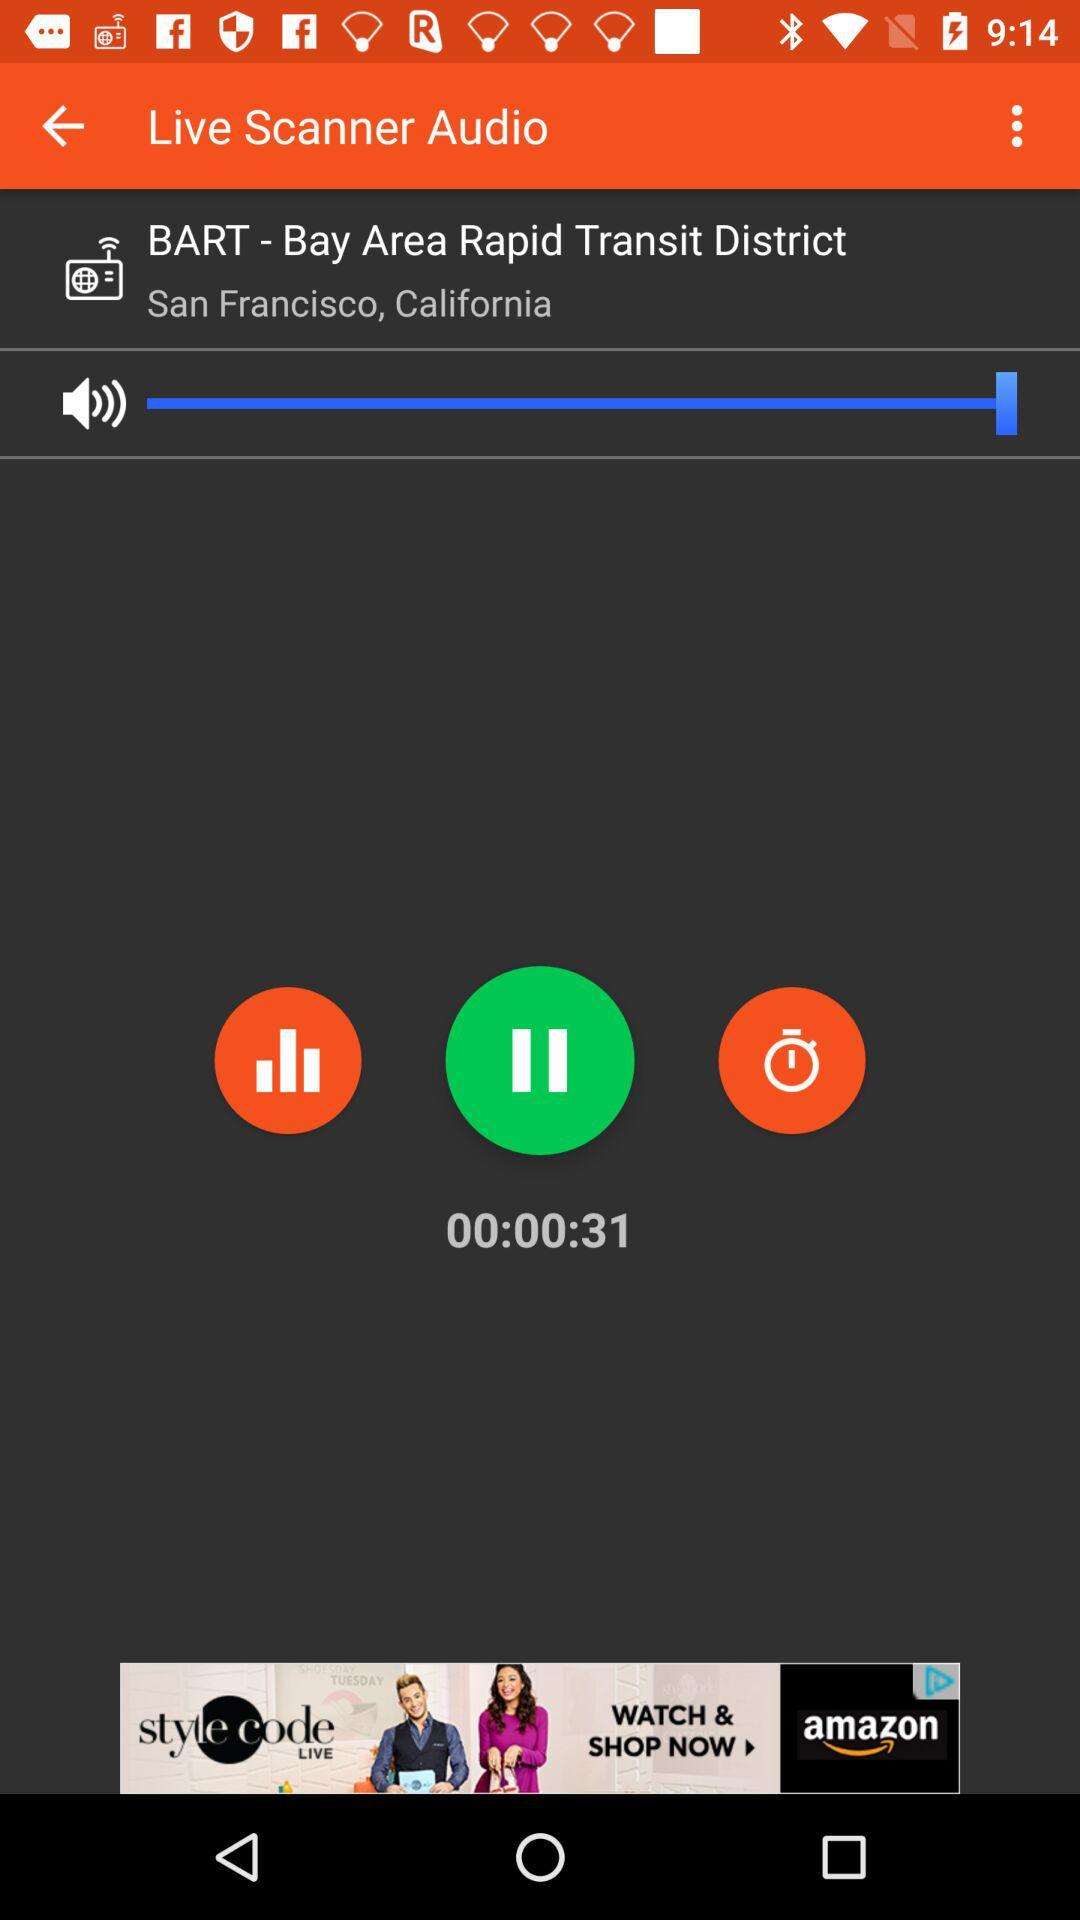  Describe the element at coordinates (790, 1059) in the screenshot. I see `spam` at that location.